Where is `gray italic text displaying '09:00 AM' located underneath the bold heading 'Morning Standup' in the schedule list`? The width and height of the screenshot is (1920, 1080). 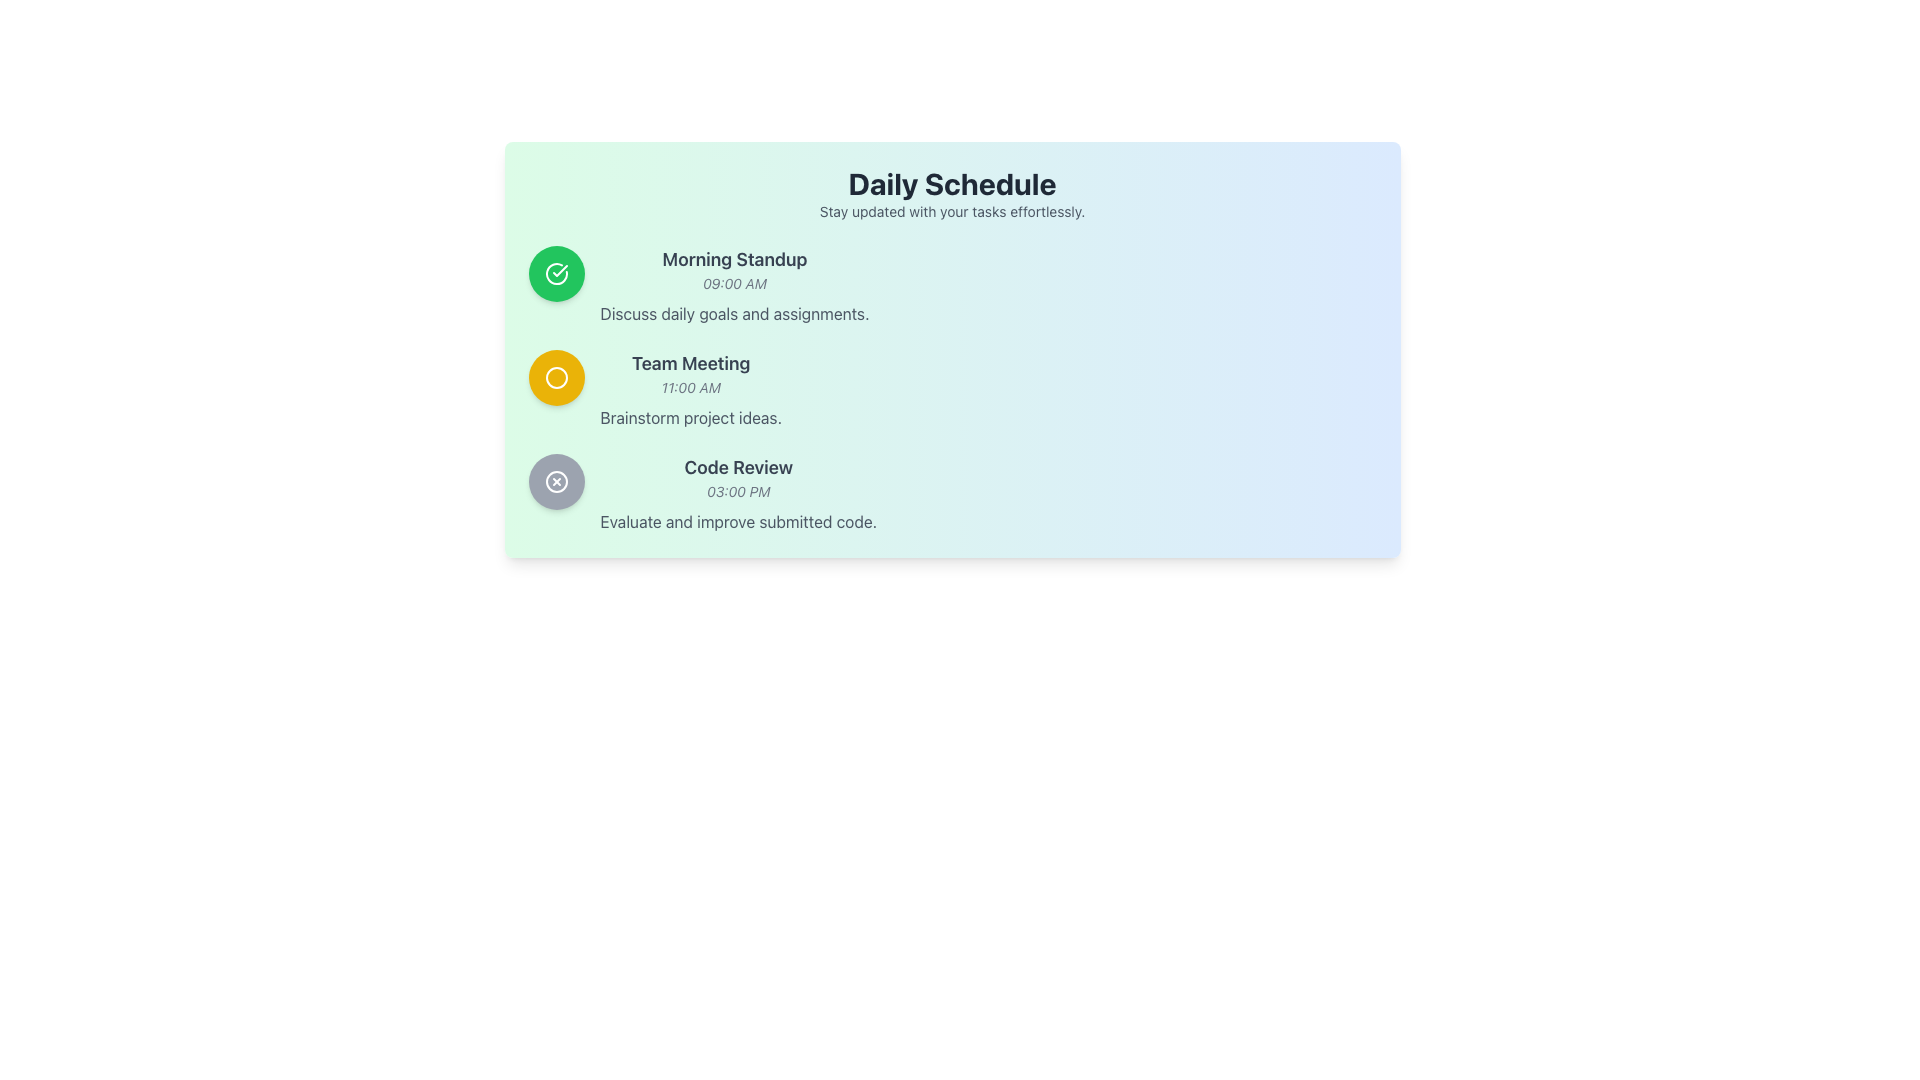 gray italic text displaying '09:00 AM' located underneath the bold heading 'Morning Standup' in the schedule list is located at coordinates (733, 284).